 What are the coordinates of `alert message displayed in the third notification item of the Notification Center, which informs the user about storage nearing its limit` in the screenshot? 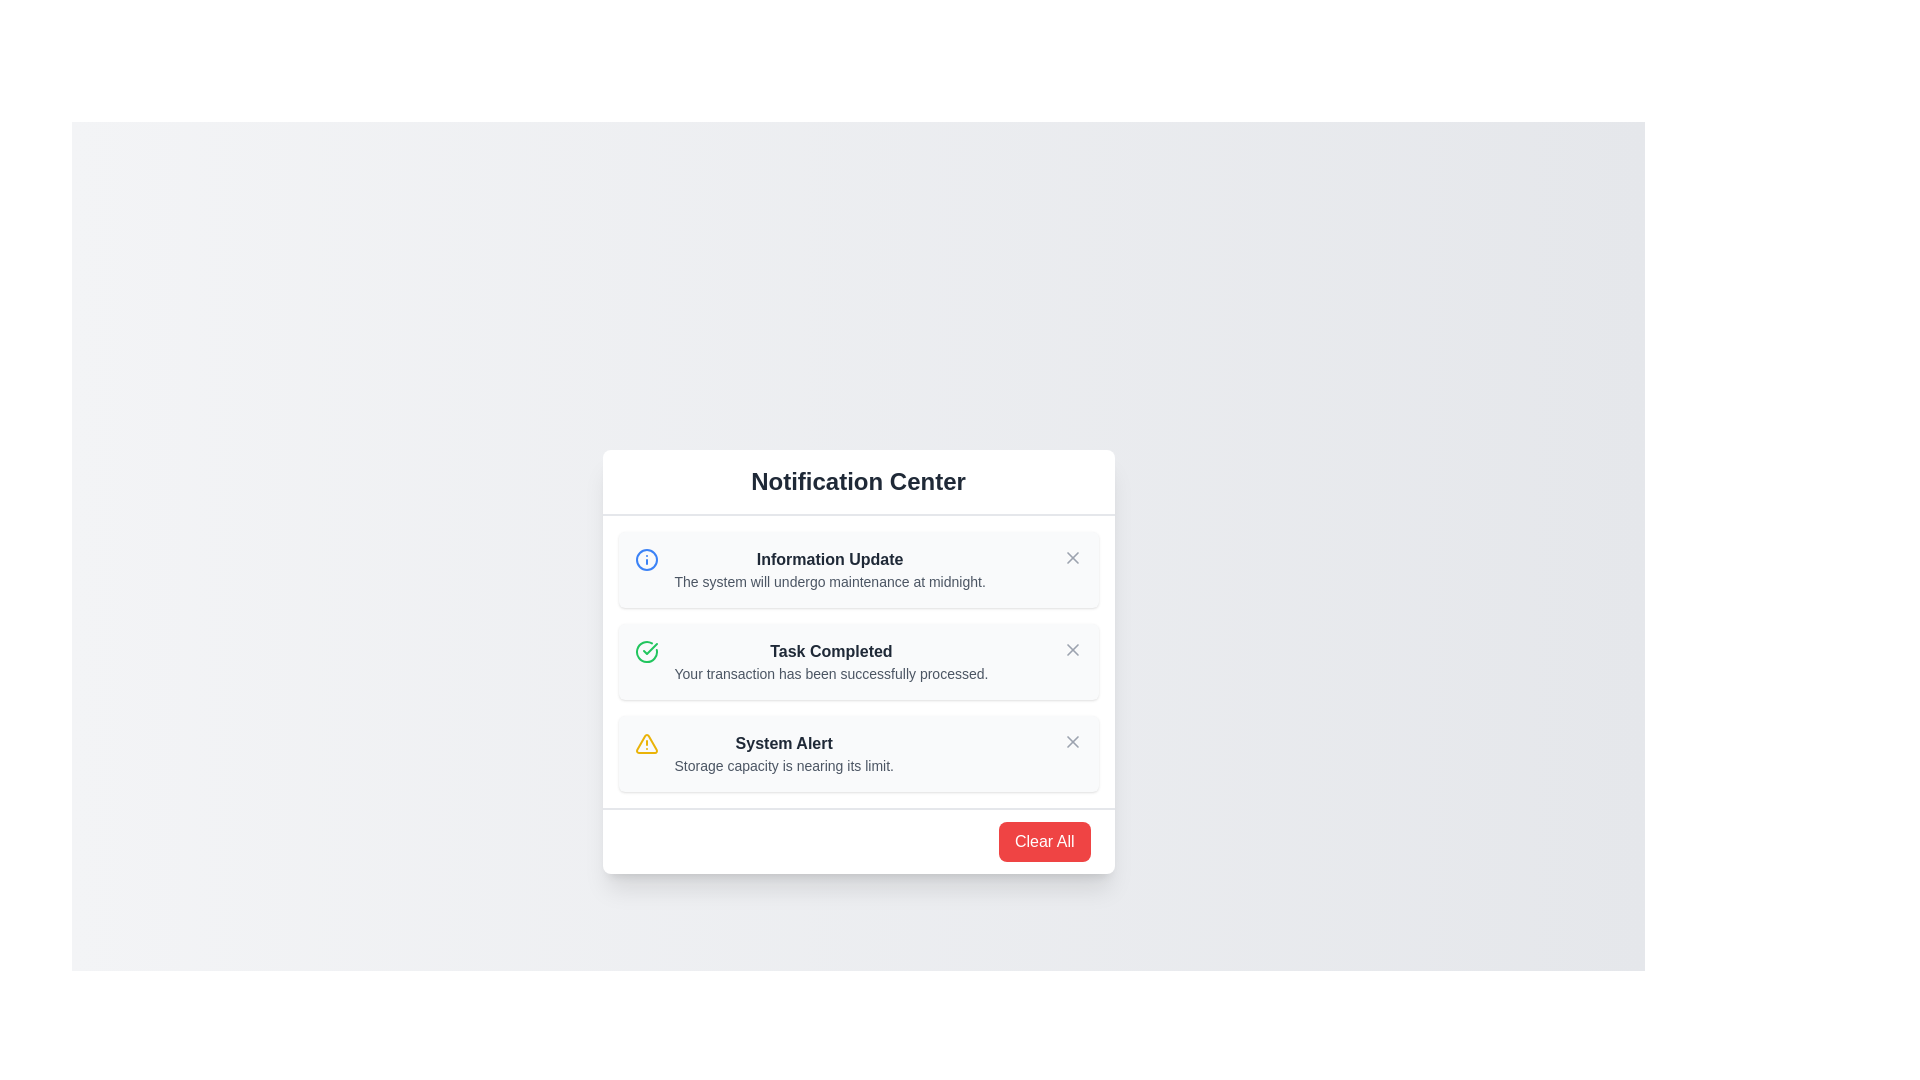 It's located at (783, 753).